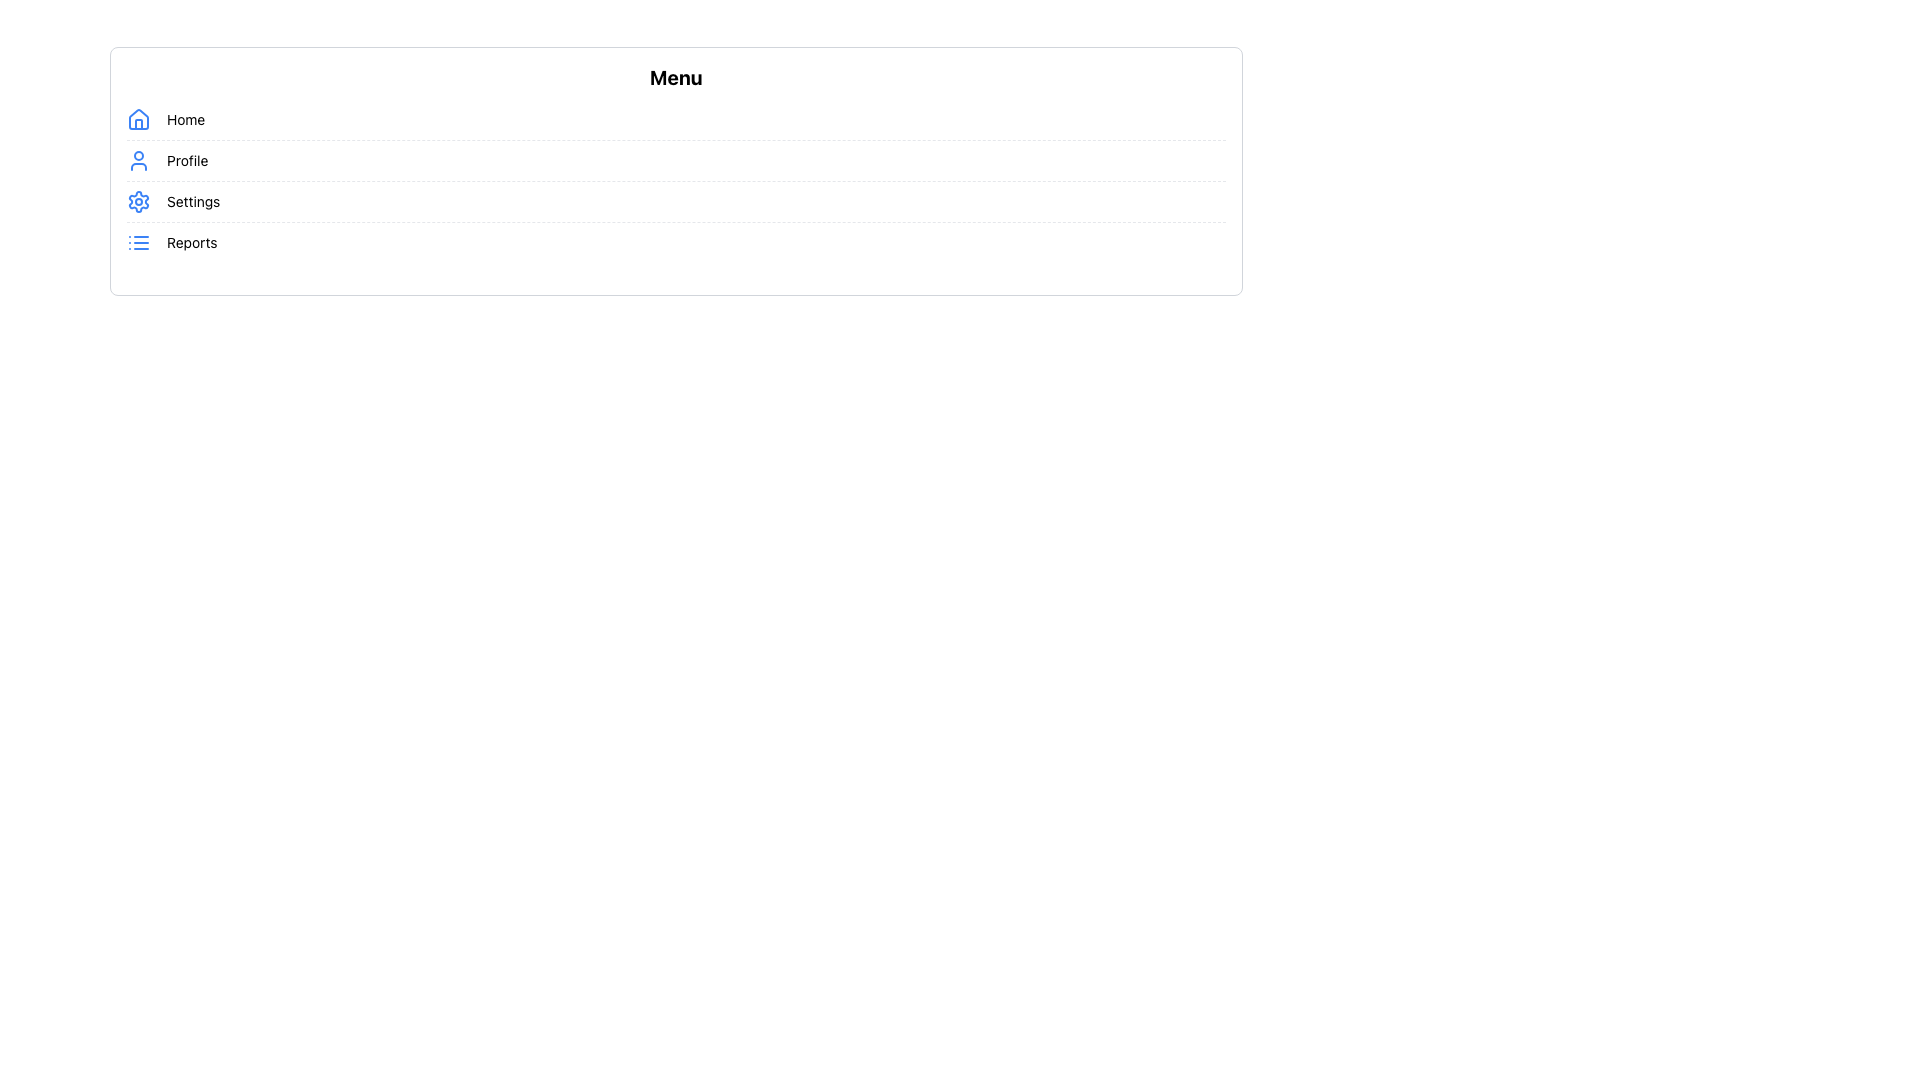  I want to click on the 'Home' icon located at the leftmost side of the row labeled 'Home' in the menu list, which serves as a visual reference for the user's main interface, so click(138, 119).